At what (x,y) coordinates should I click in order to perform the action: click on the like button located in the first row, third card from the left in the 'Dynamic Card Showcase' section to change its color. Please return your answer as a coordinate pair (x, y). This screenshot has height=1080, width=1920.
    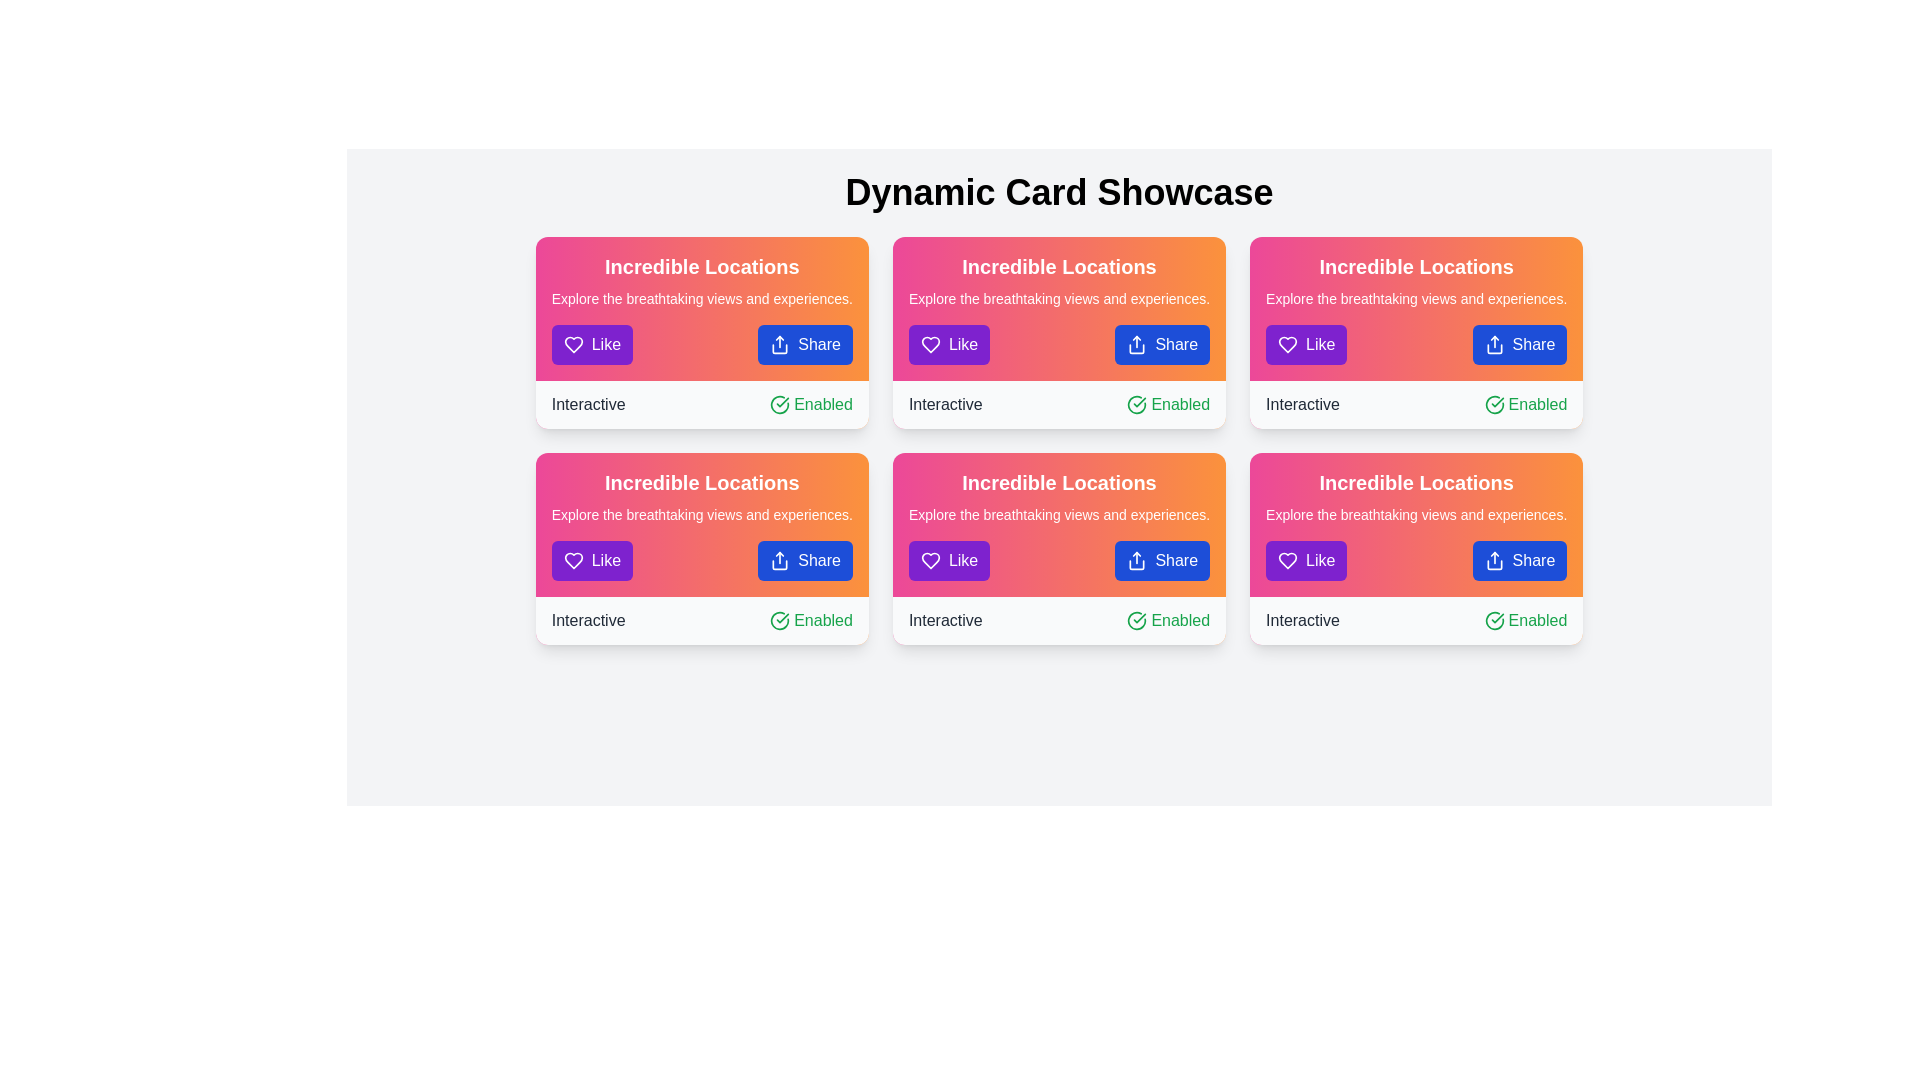
    Looking at the image, I should click on (948, 560).